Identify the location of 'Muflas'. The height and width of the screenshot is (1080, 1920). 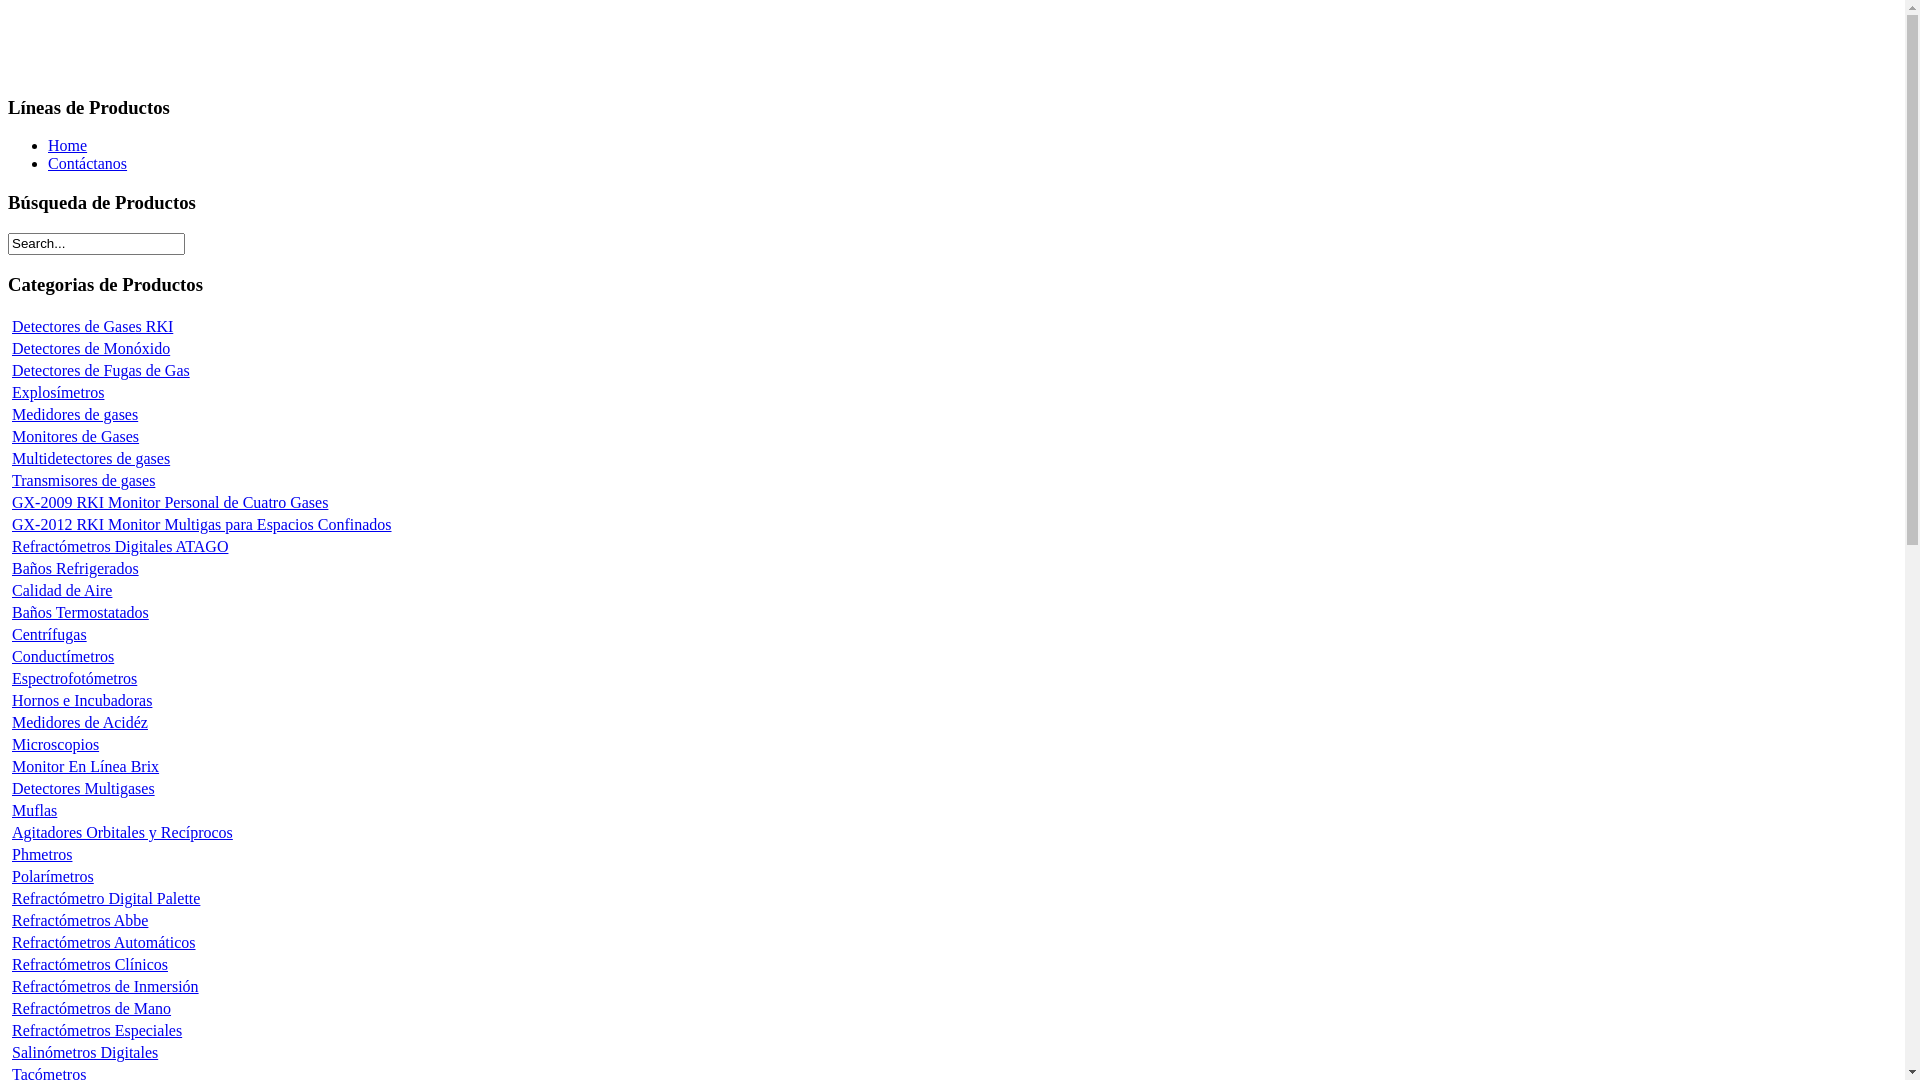
(34, 810).